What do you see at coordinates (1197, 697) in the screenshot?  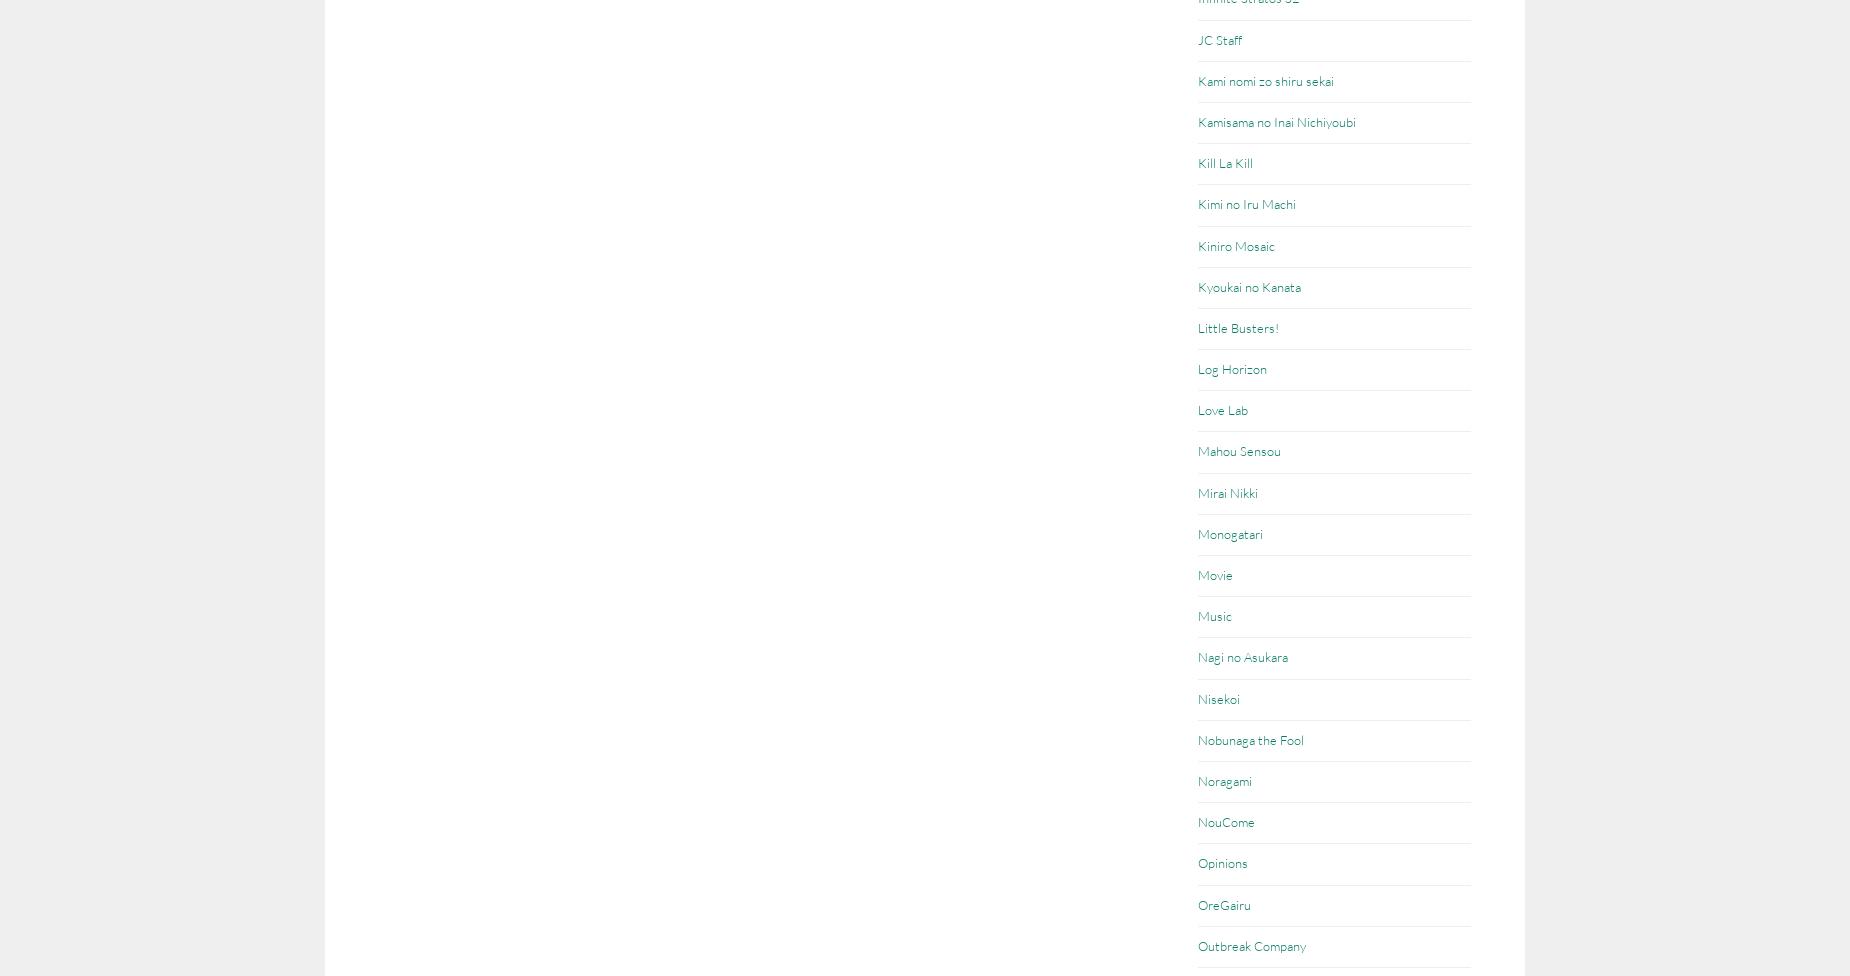 I see `'Nisekoi'` at bounding box center [1197, 697].